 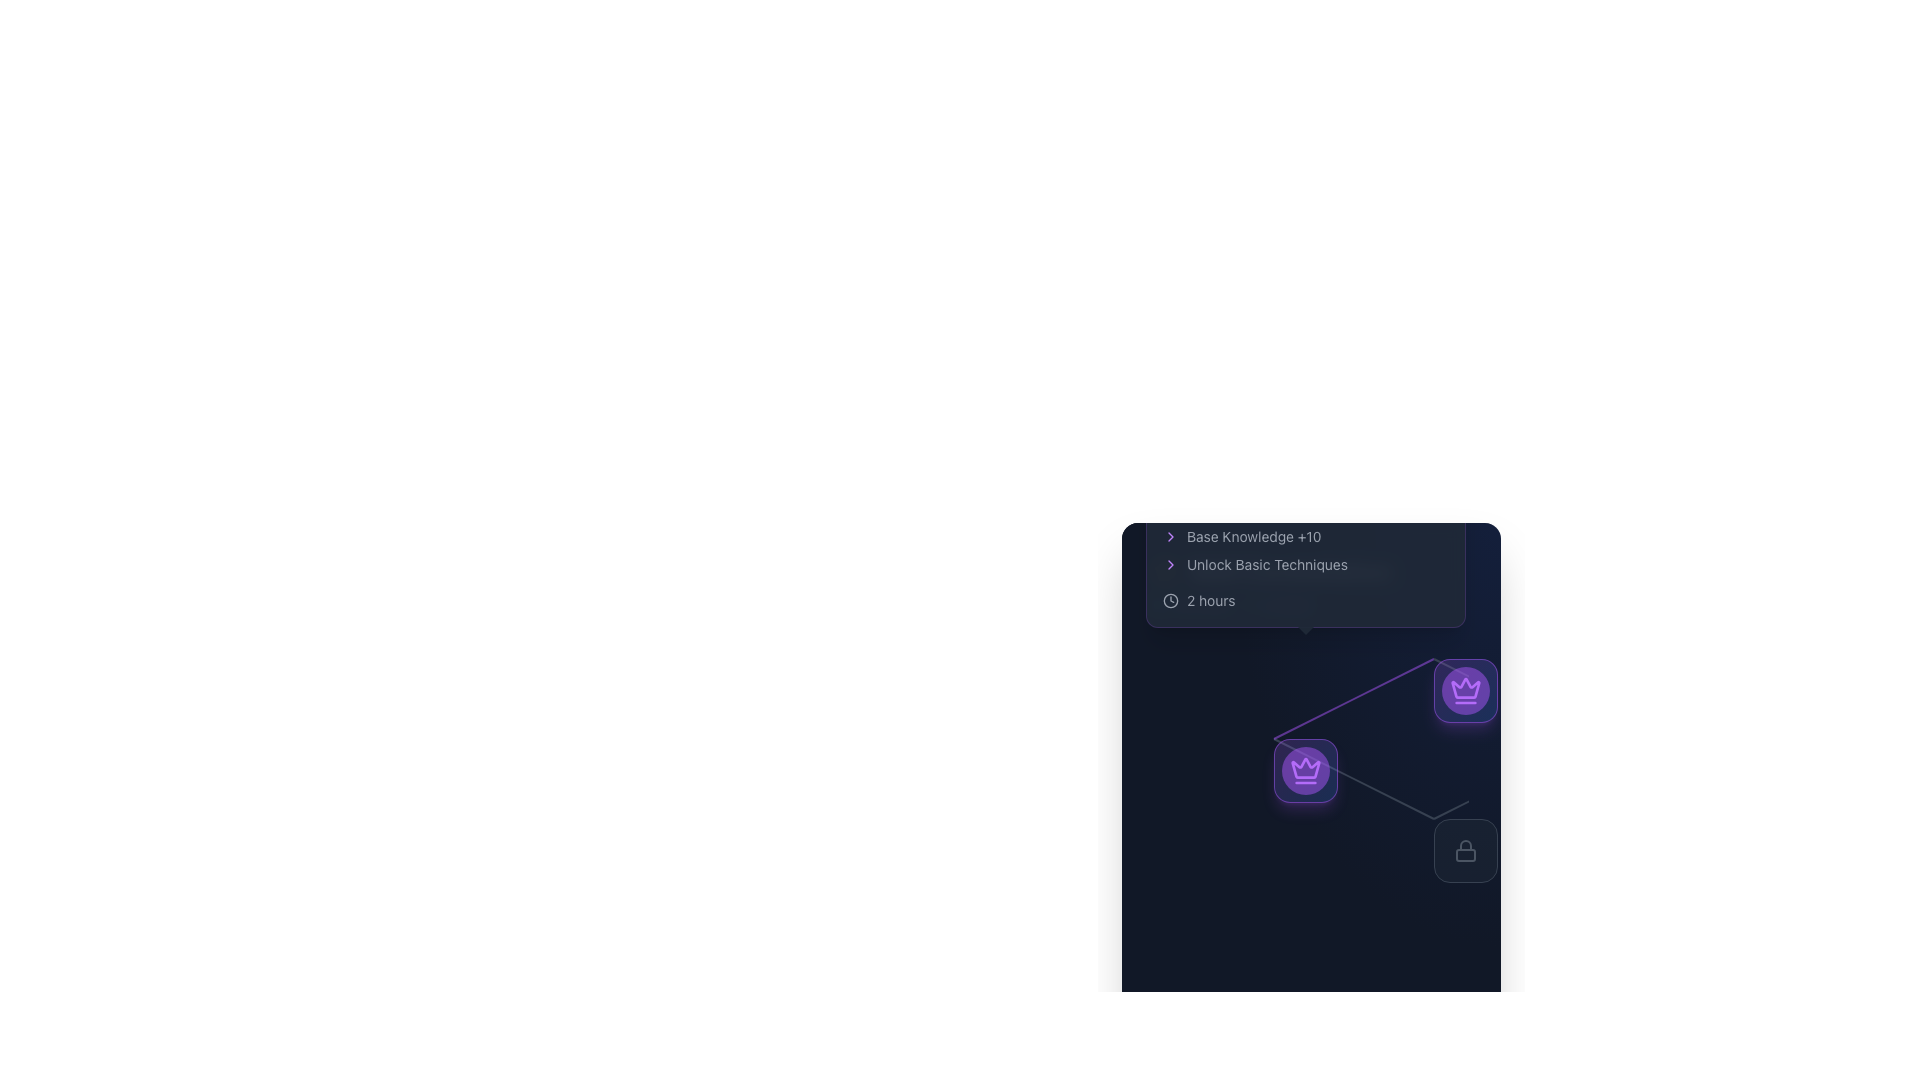 I want to click on the textual description element displaying 'Base Knowledge +10' and 'Unlock Basic Techniques', which features purple chevron icons, located in the 'Rewards' section, so click(x=1305, y=535).